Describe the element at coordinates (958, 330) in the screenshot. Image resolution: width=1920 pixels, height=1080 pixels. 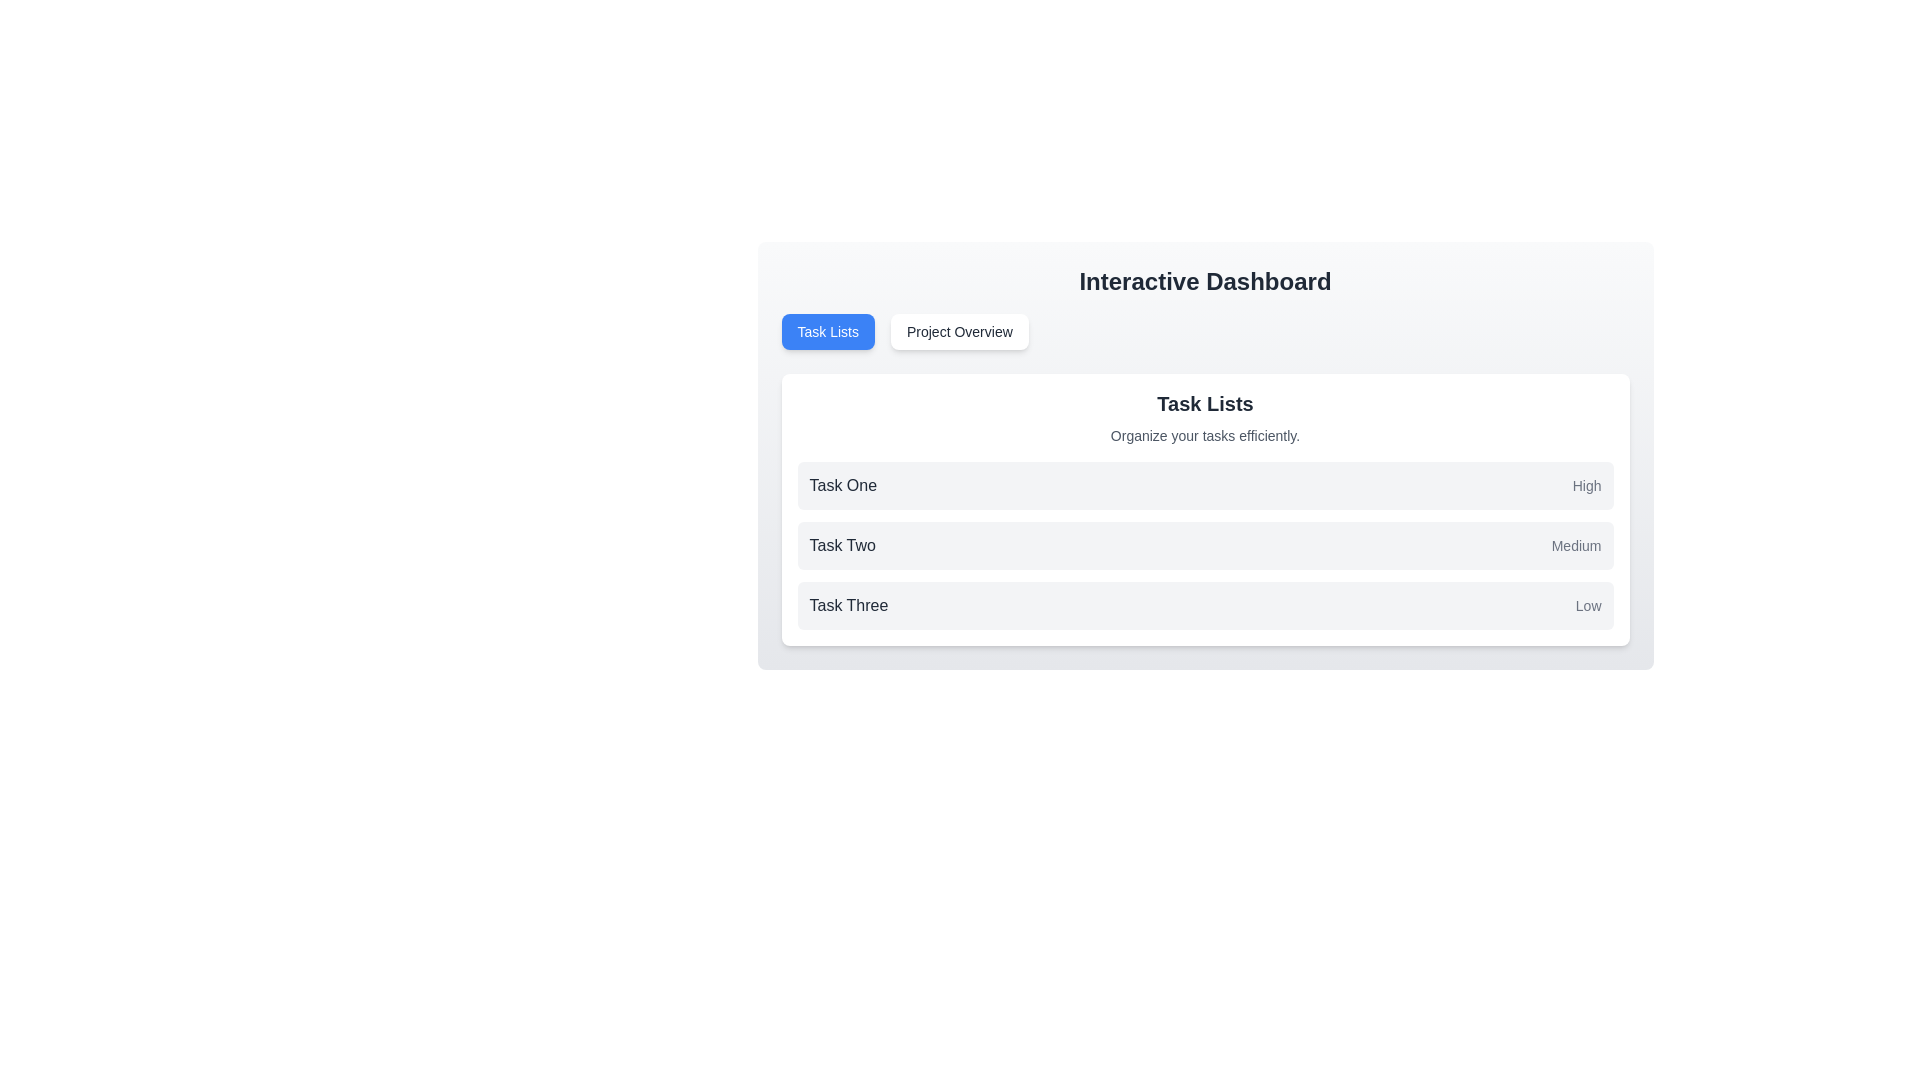
I see `the Project Overview button to switch to the corresponding data section` at that location.